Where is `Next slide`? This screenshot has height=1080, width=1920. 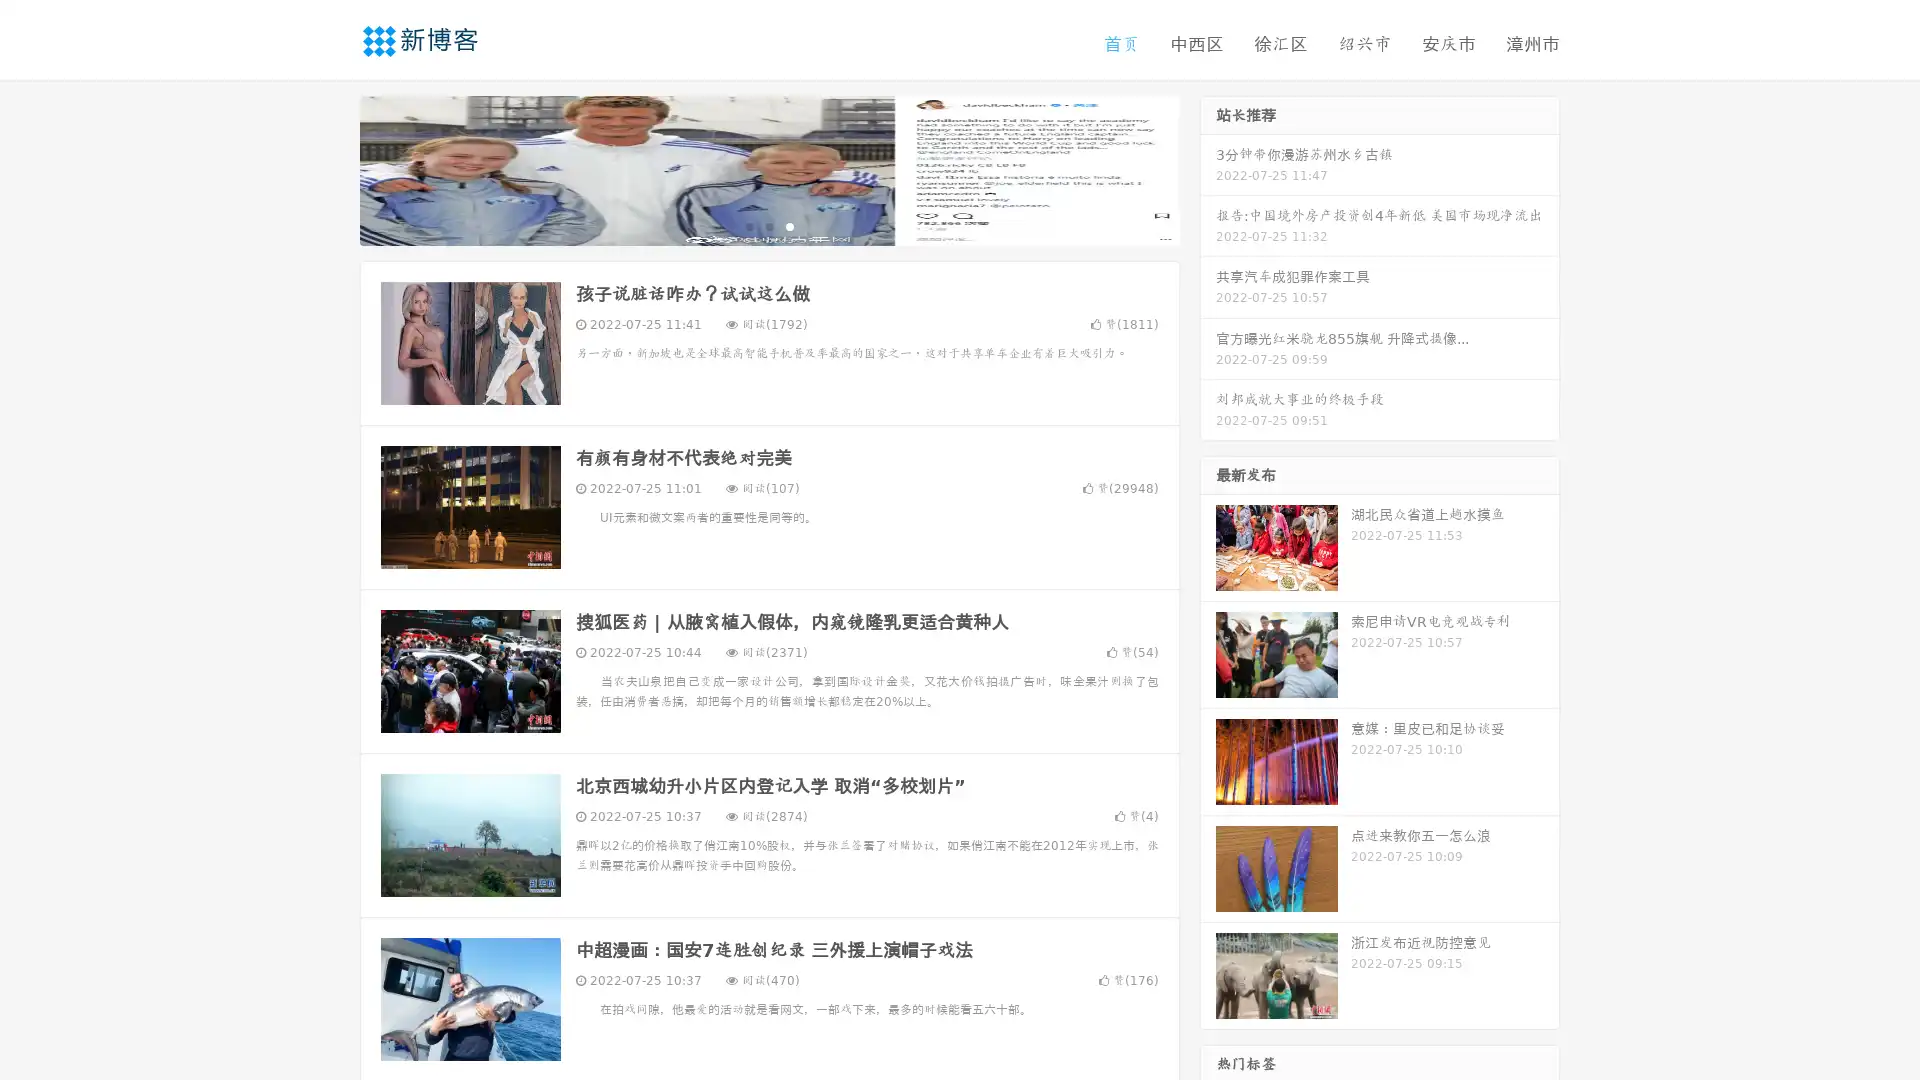
Next slide is located at coordinates (1208, 168).